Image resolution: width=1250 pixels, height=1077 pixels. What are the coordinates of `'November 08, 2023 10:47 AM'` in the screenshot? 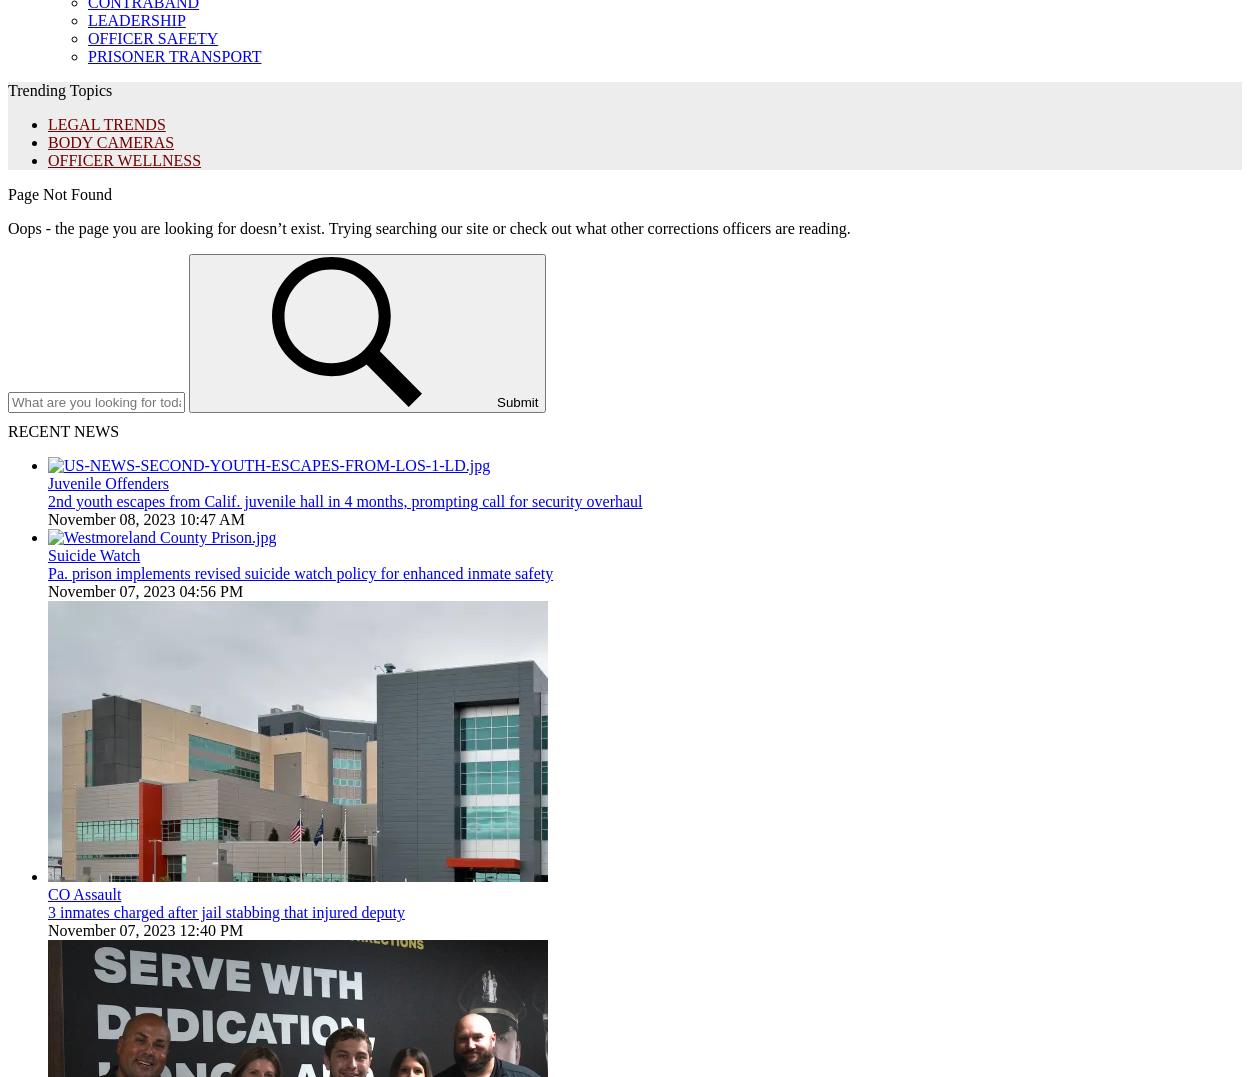 It's located at (146, 518).